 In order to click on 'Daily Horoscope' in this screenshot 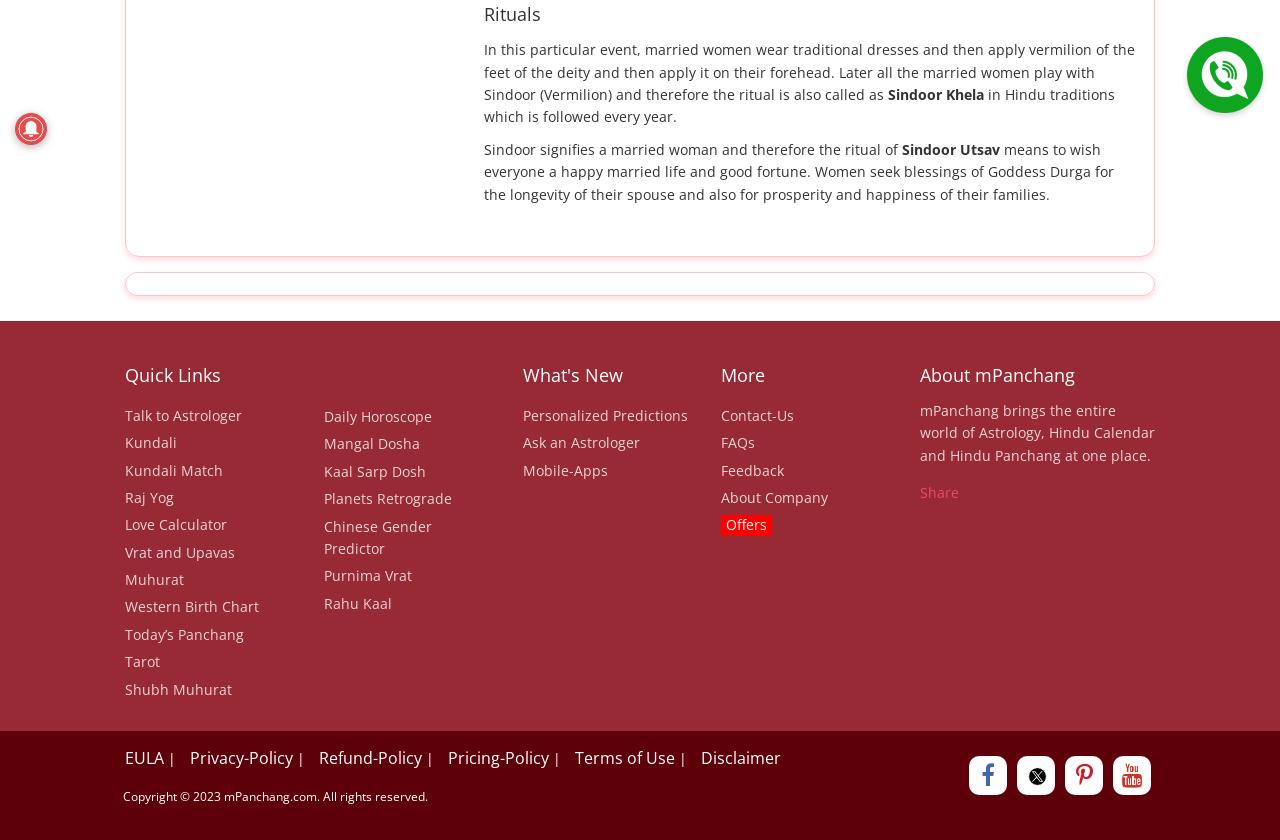, I will do `click(376, 415)`.